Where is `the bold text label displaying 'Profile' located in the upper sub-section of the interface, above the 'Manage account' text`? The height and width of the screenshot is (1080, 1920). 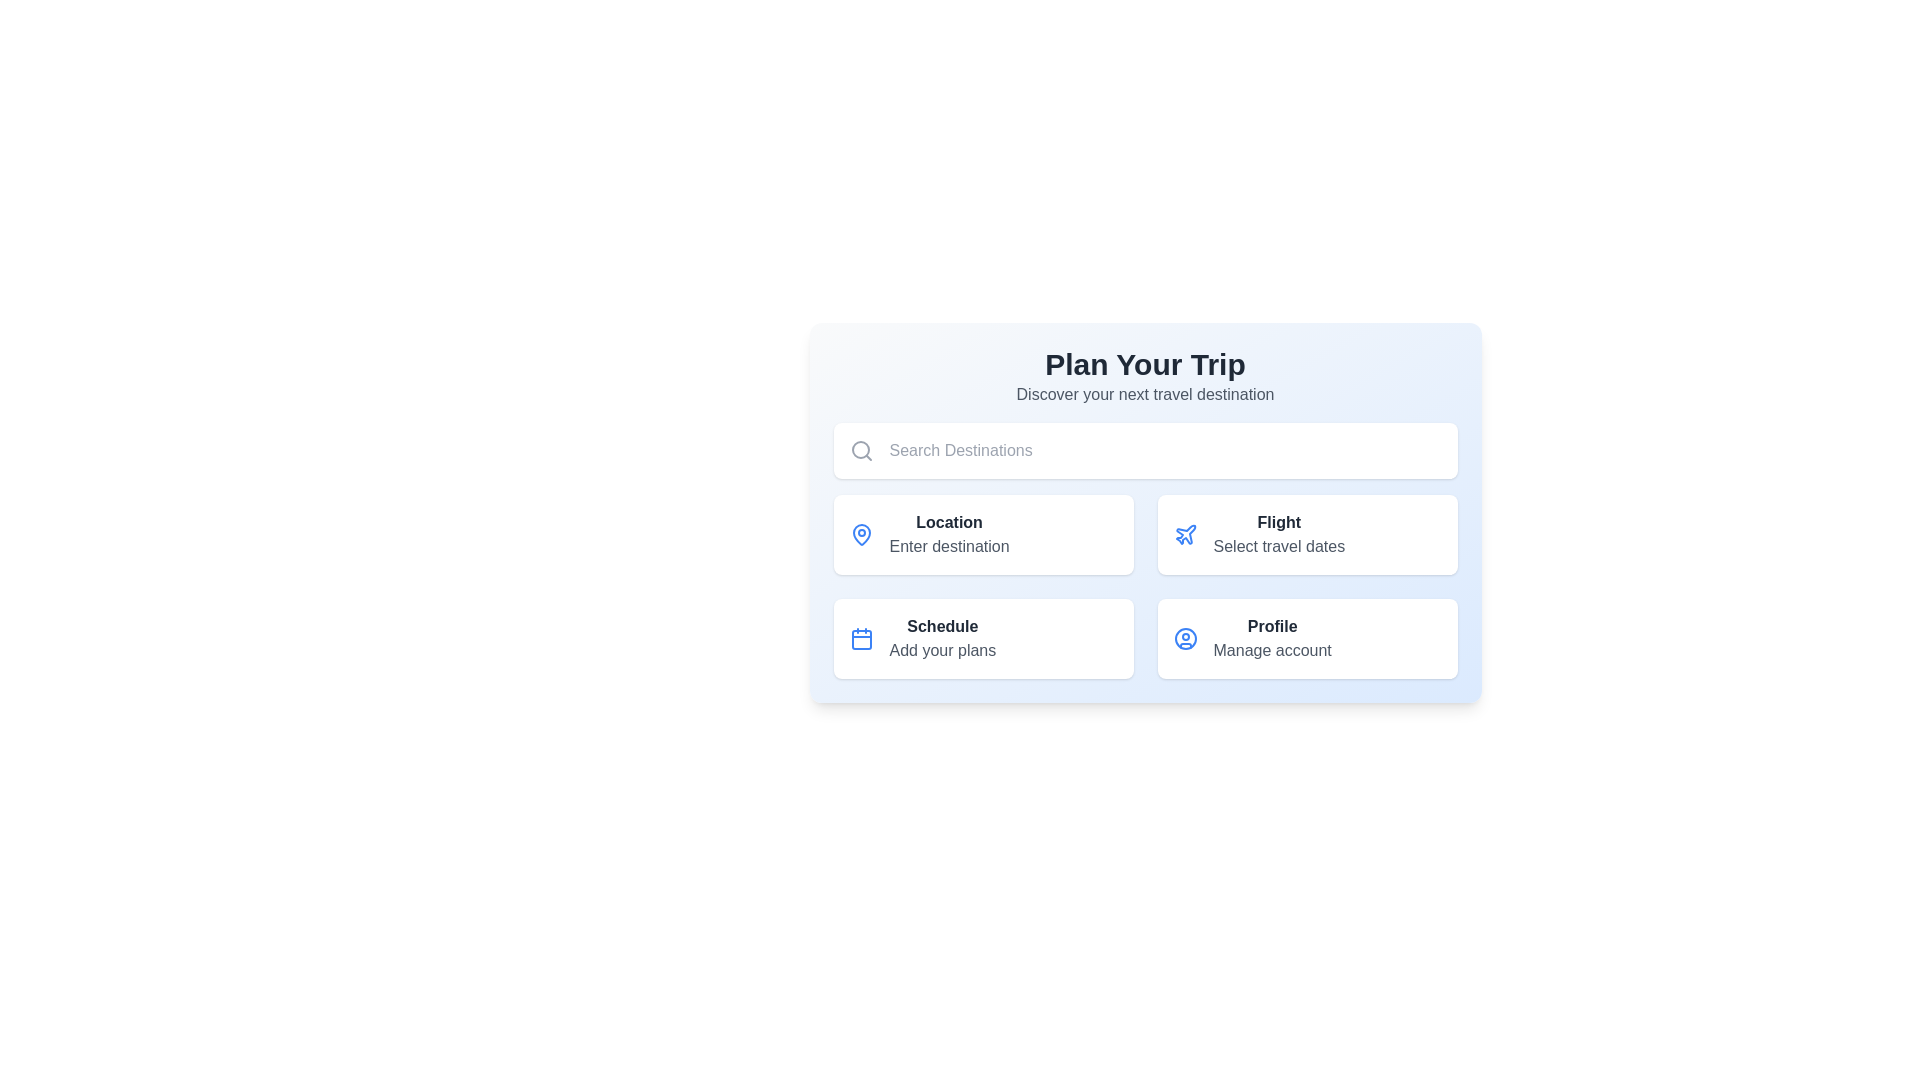
the bold text label displaying 'Profile' located in the upper sub-section of the interface, above the 'Manage account' text is located at coordinates (1271, 626).